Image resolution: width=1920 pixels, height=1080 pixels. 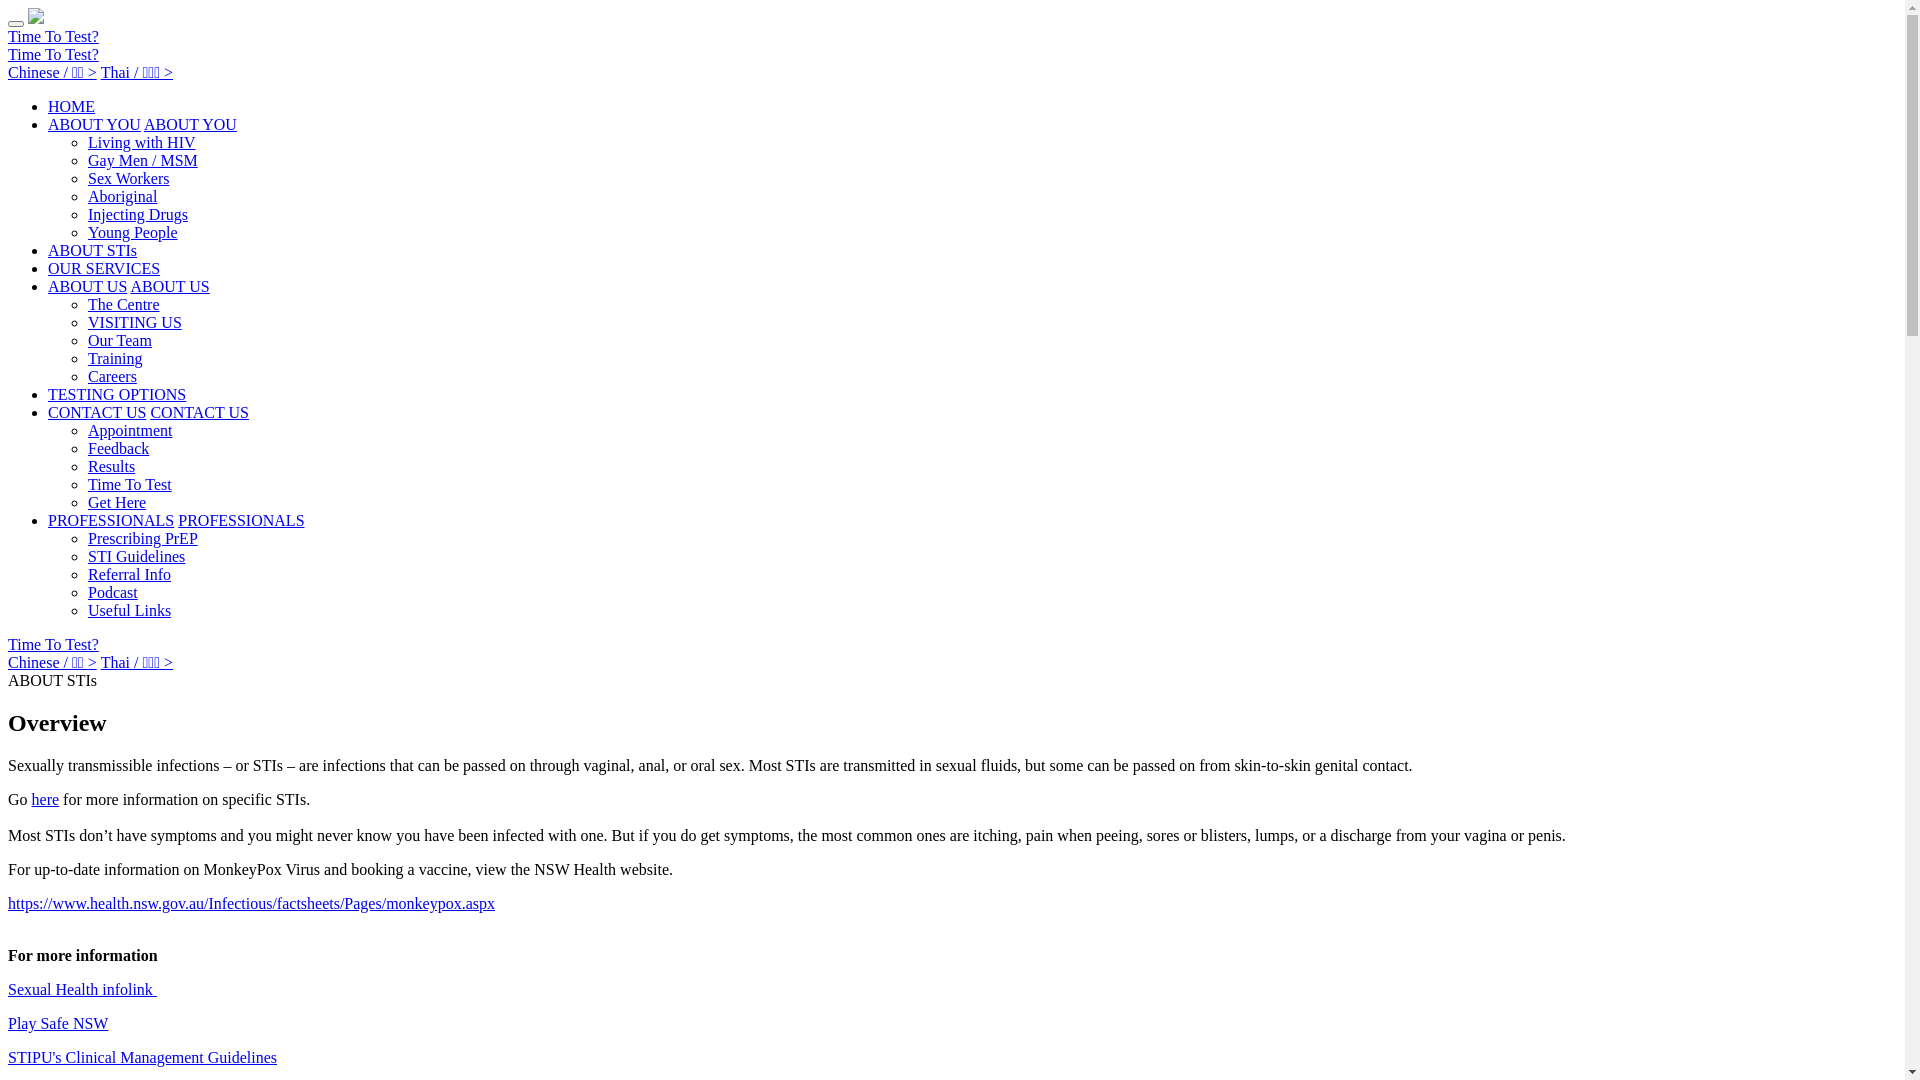 What do you see at coordinates (132, 231) in the screenshot?
I see `'Young People'` at bounding box center [132, 231].